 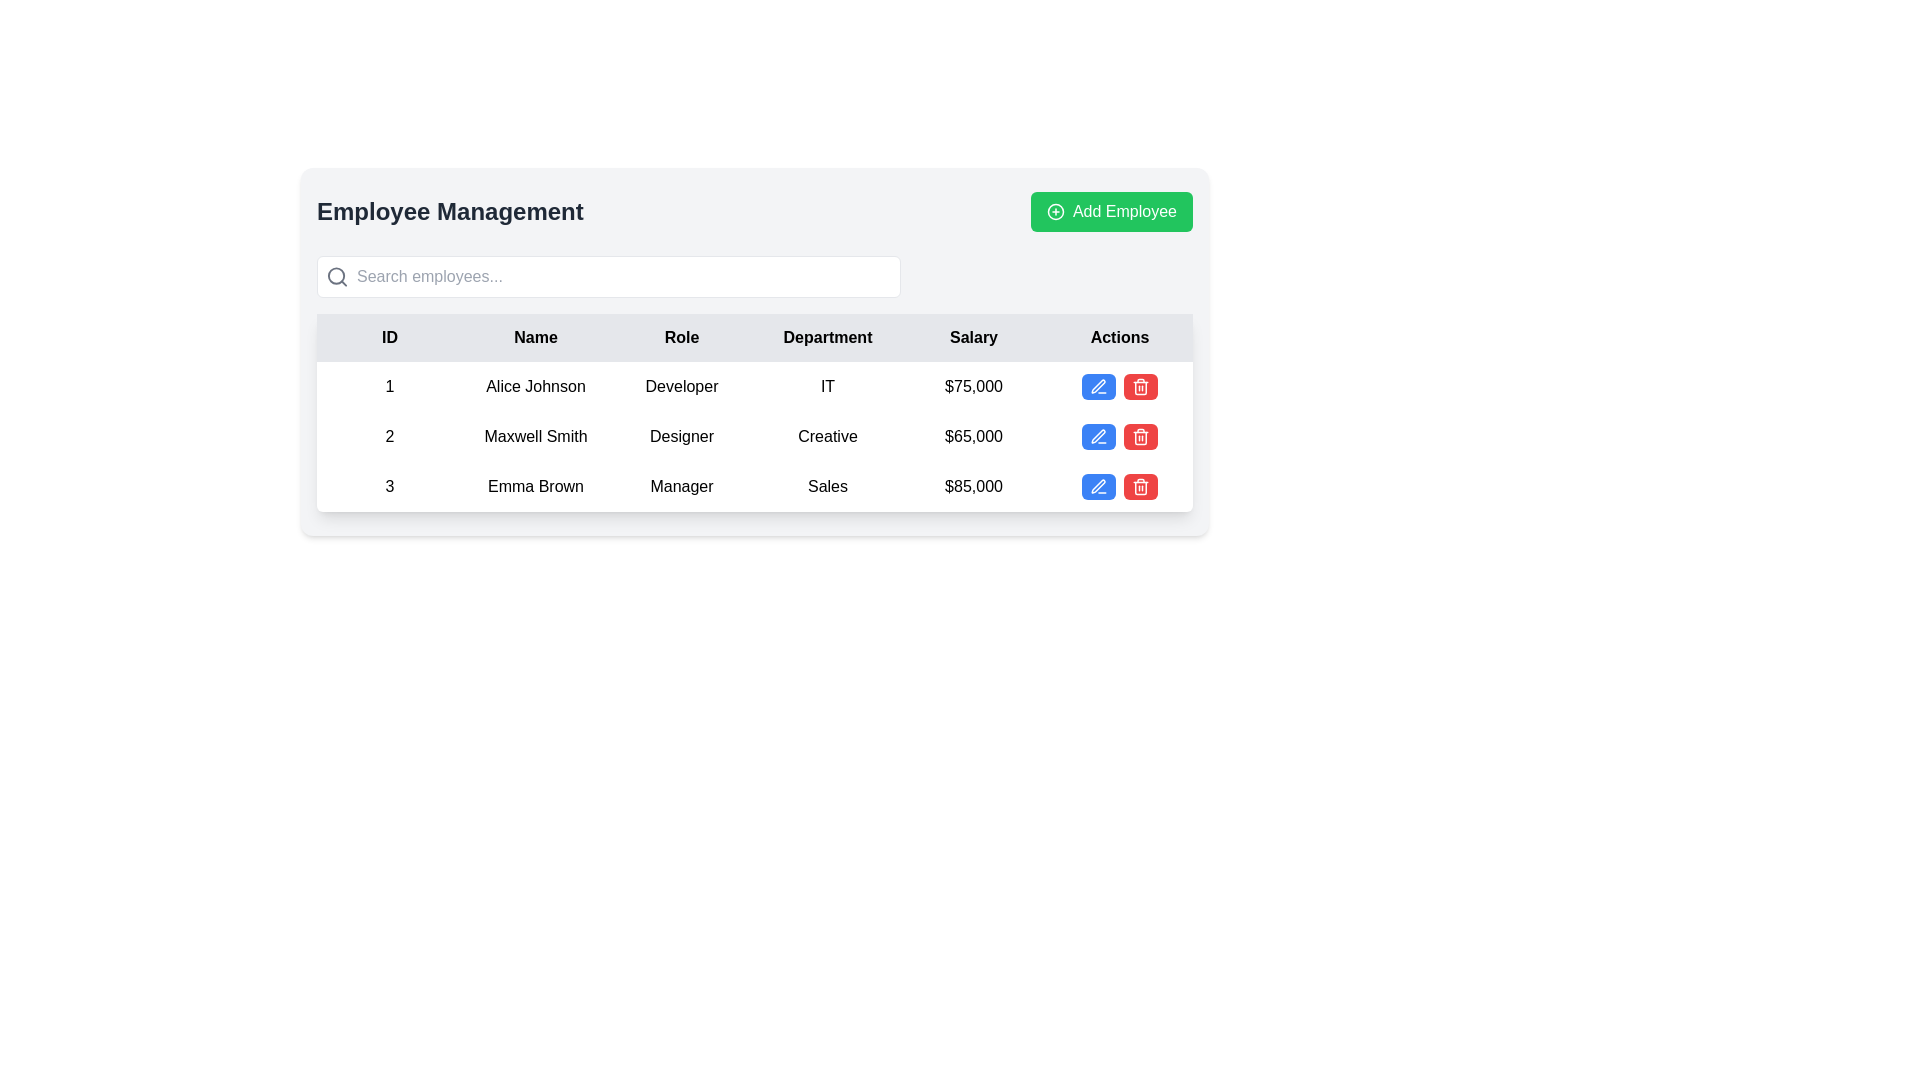 What do you see at coordinates (828, 435) in the screenshot?
I see `the text label in the fourth column of the row for 'Maxwell Smith' in the 'Employee Management' table, which indicates the 'Department' field` at bounding box center [828, 435].